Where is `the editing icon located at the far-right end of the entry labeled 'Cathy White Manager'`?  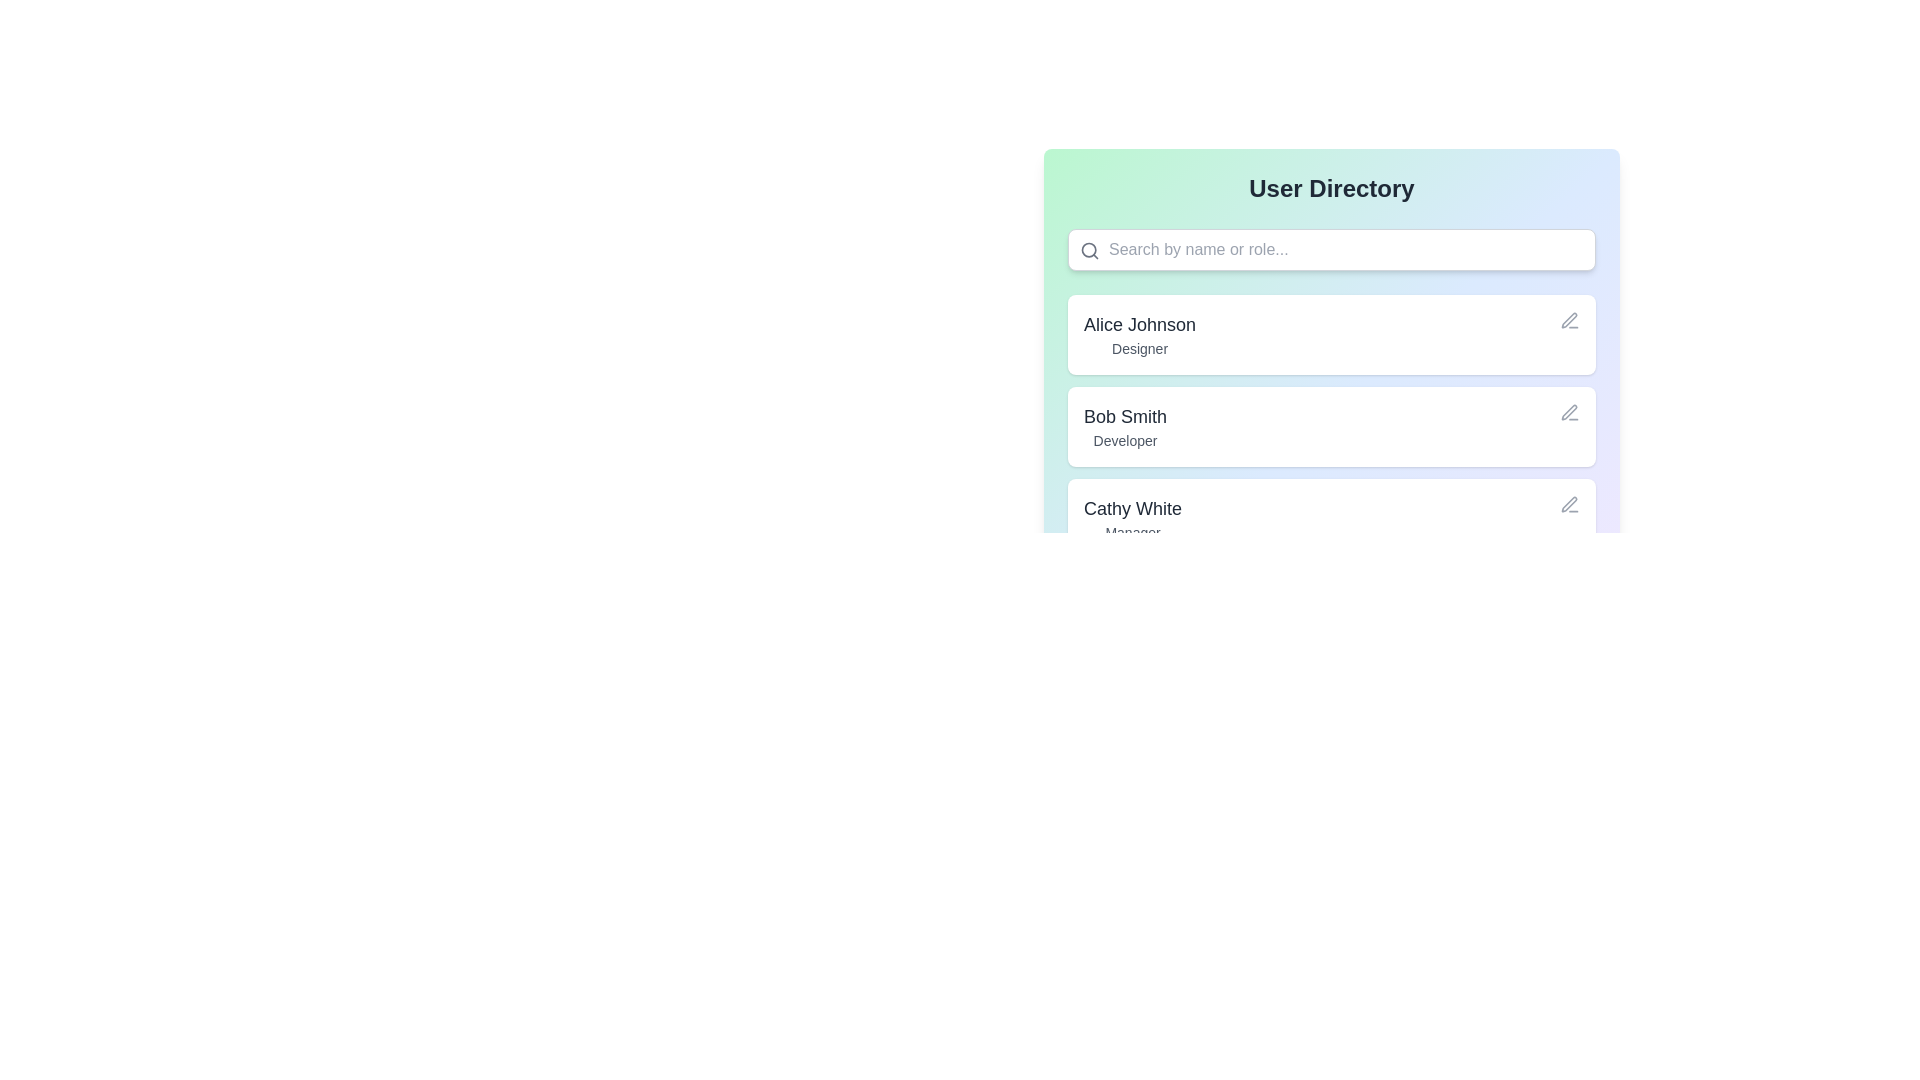
the editing icon located at the far-right end of the entry labeled 'Cathy White Manager' is located at coordinates (1568, 504).